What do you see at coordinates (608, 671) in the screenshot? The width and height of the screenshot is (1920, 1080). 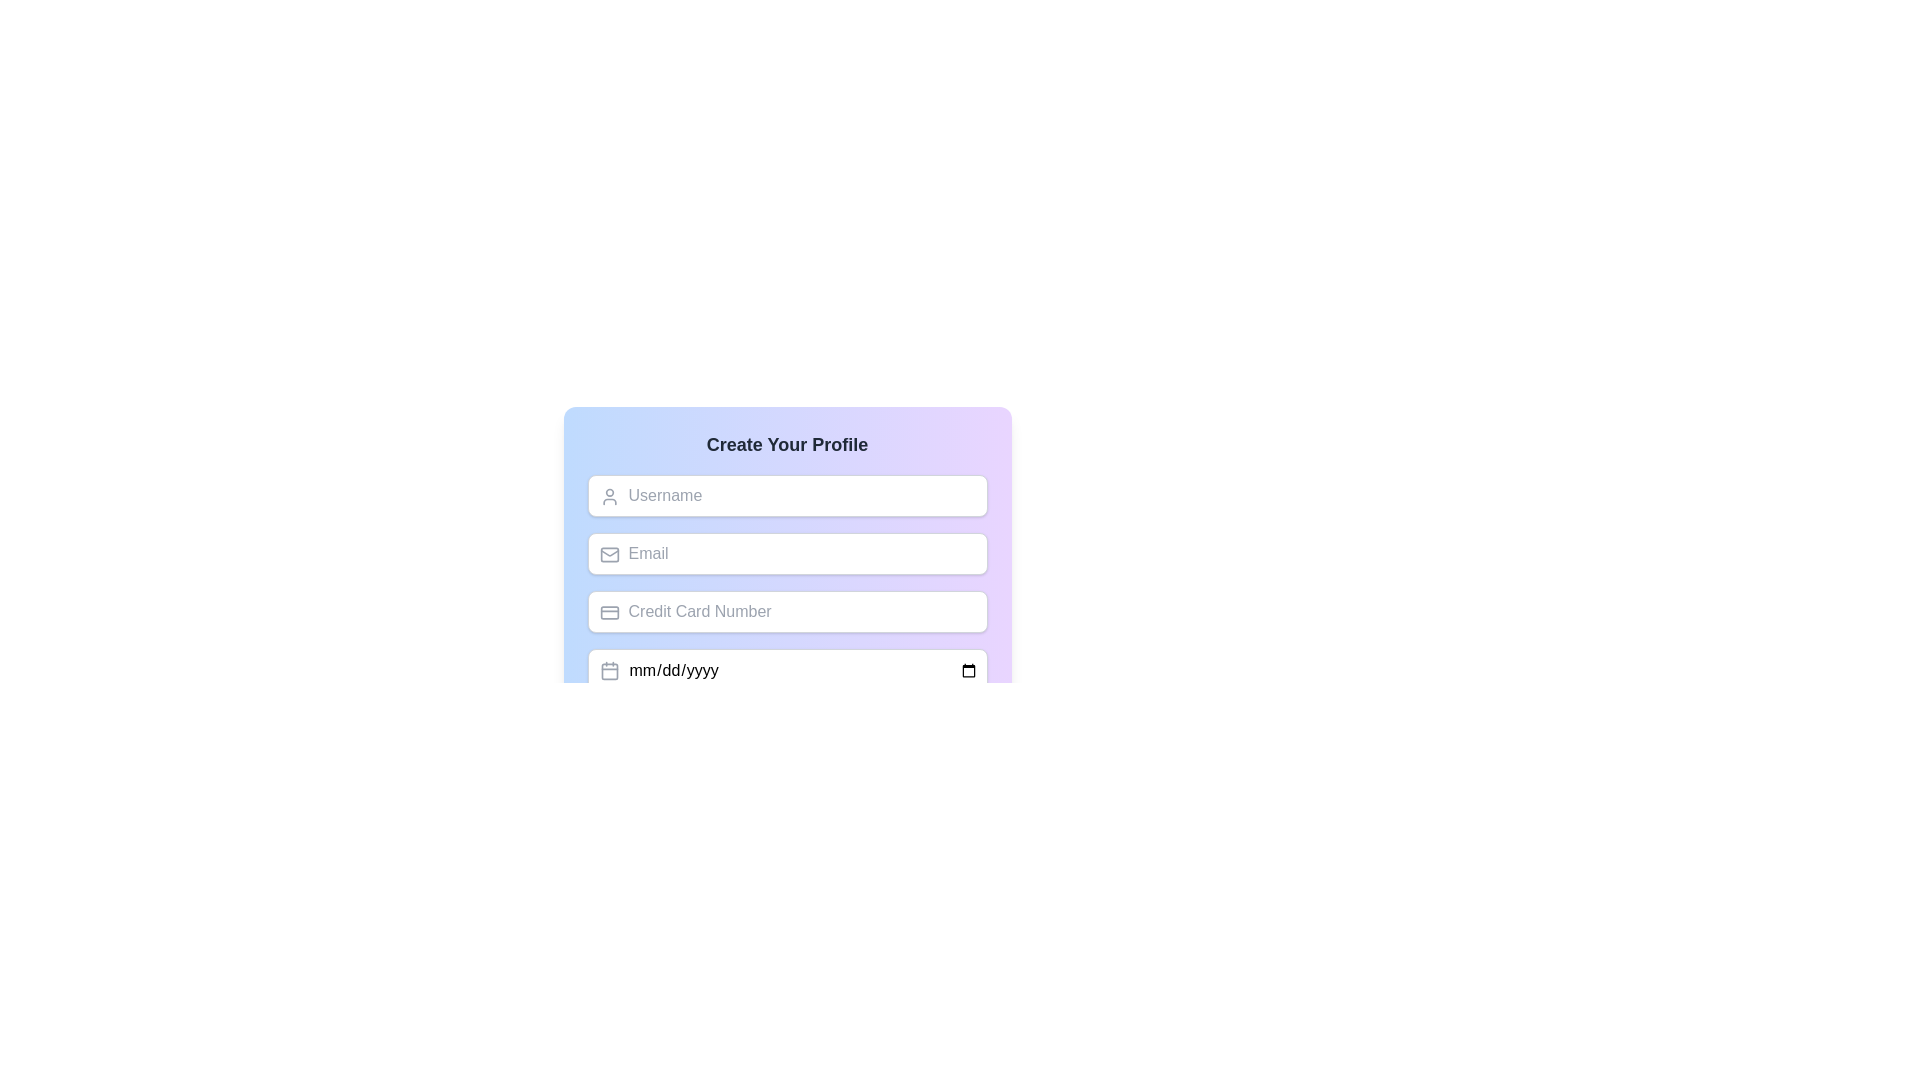 I see `the decorative shape within the calendar icon that is part of the date selection field labeled 'mm/dd/yyyy' located at the bottom section of the form` at bounding box center [608, 671].